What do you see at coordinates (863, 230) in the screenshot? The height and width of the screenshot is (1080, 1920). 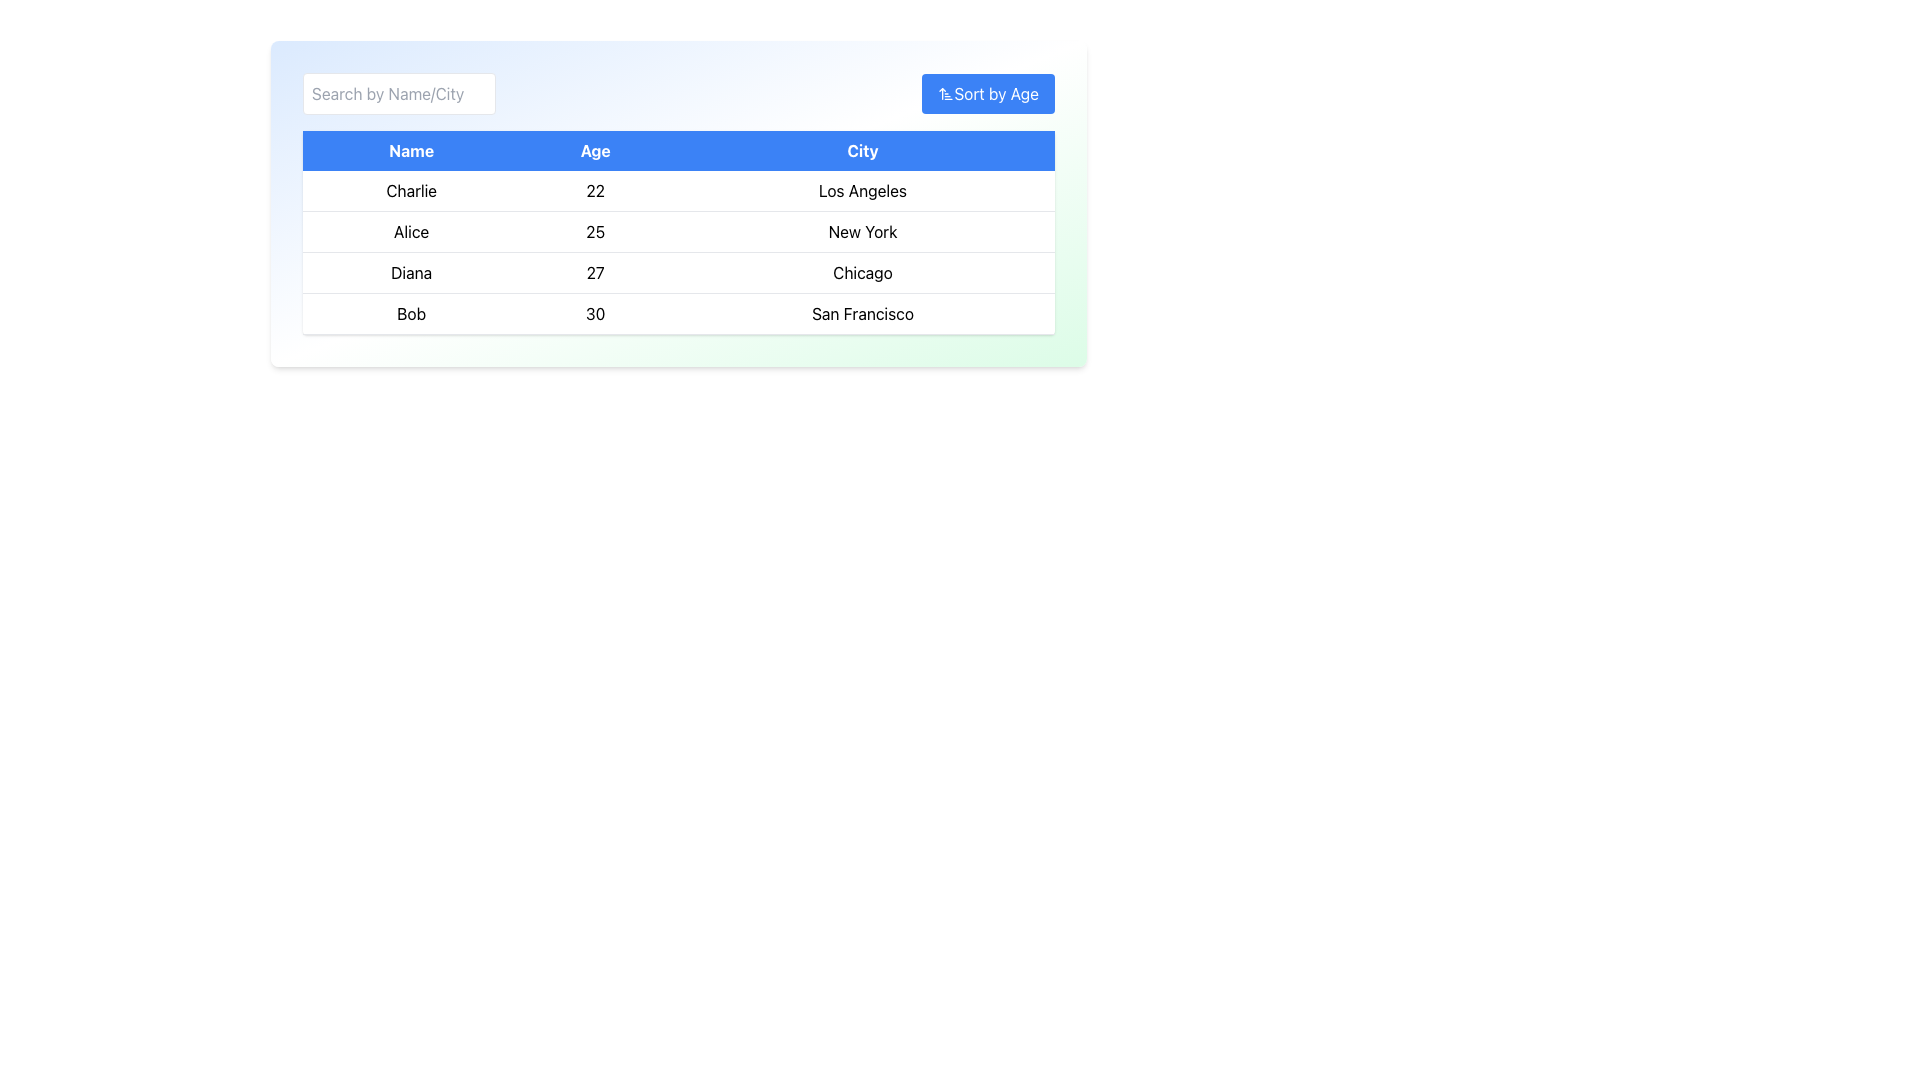 I see `the text 'New York' located in the 'City' column of the table, aligned with 'Alice' under the 'Name' column` at bounding box center [863, 230].